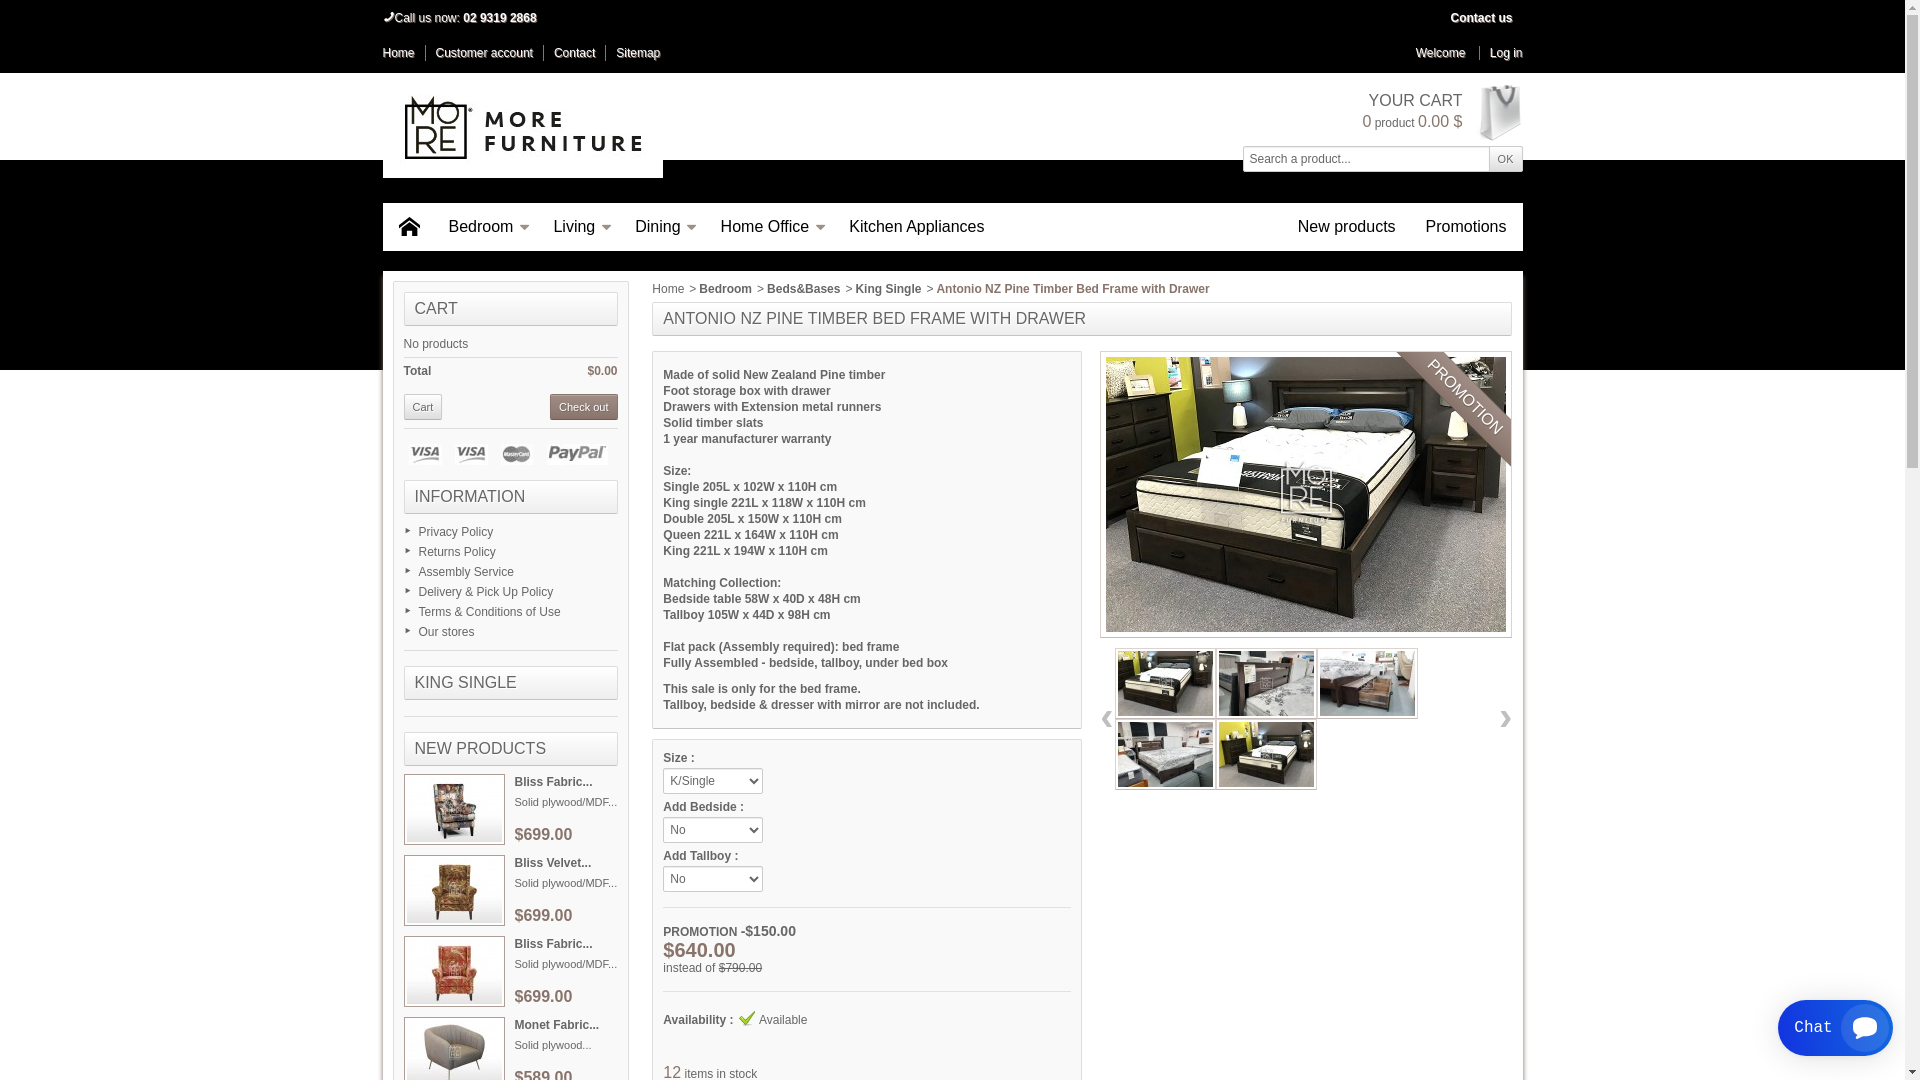 Image resolution: width=1920 pixels, height=1080 pixels. Describe the element at coordinates (769, 226) in the screenshot. I see `'Home Office'` at that location.